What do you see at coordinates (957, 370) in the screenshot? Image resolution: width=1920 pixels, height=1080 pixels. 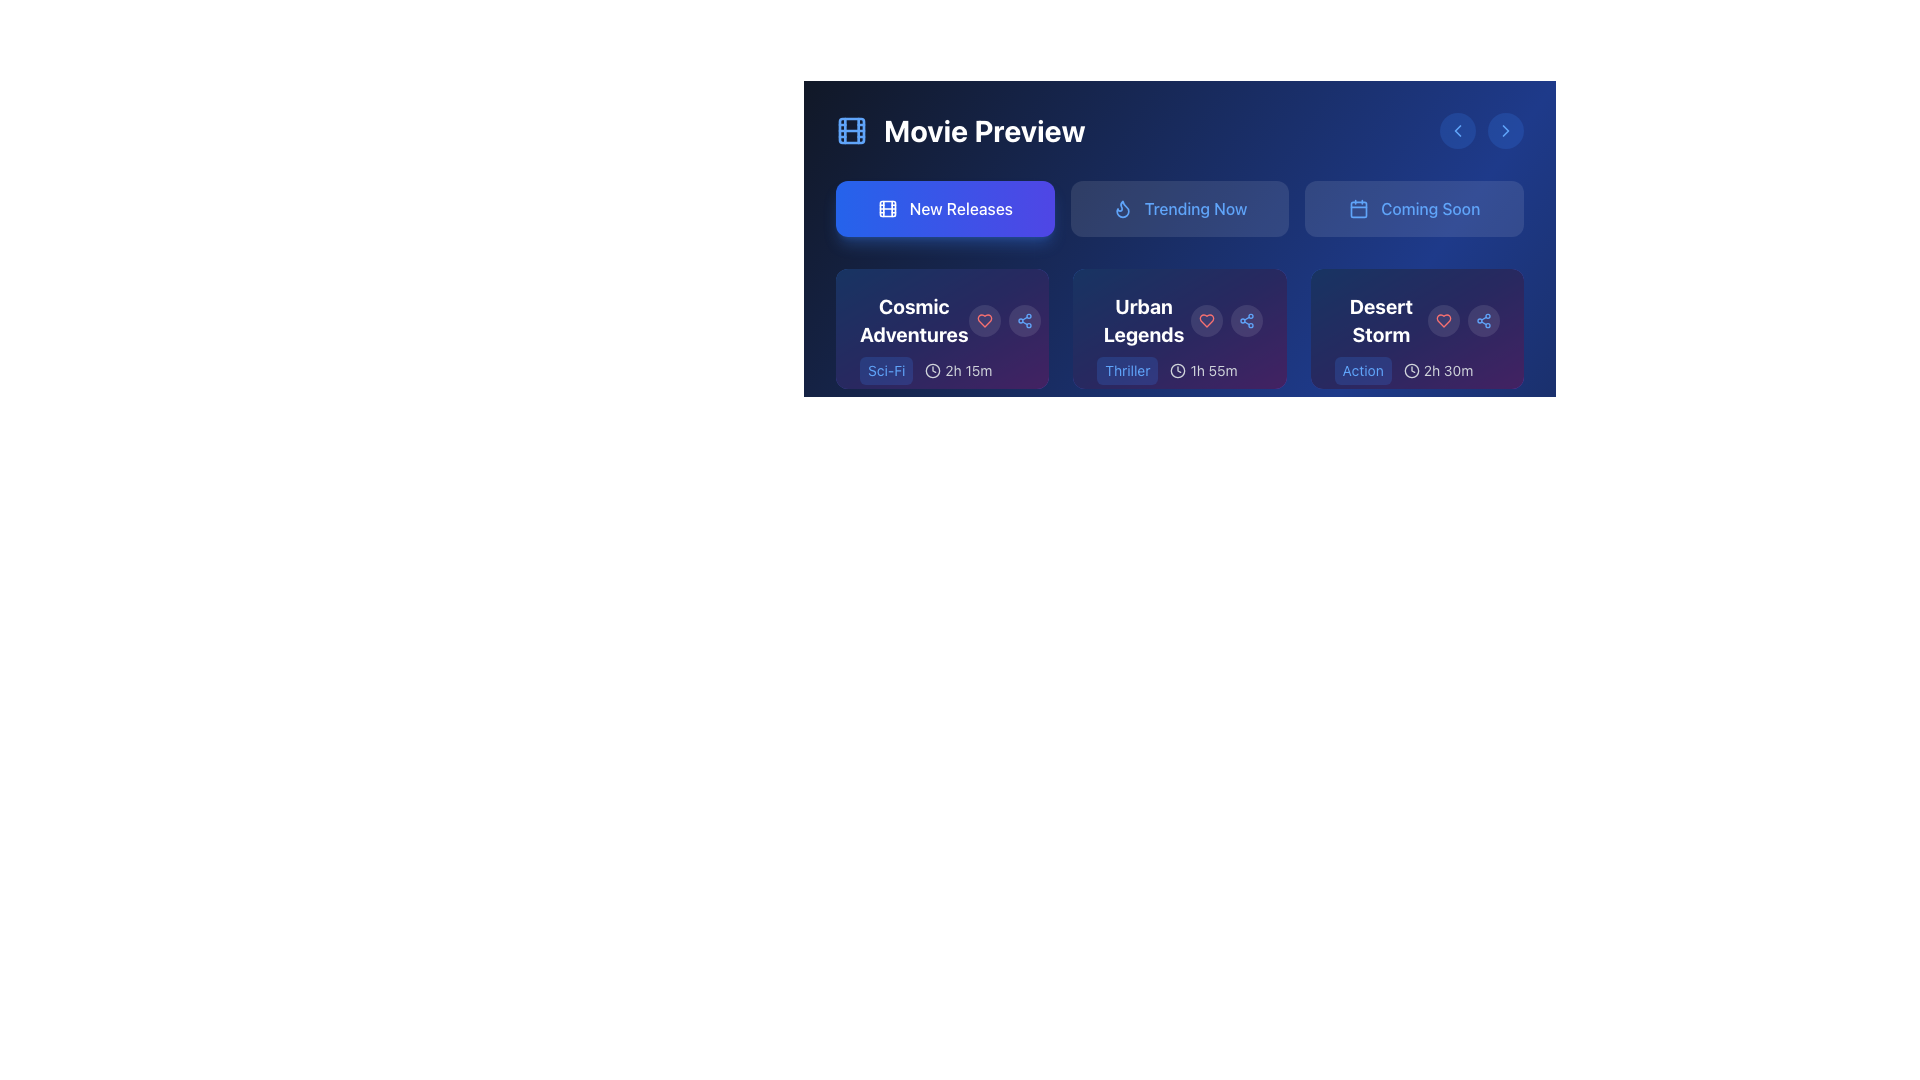 I see `displayed duration text '2h 15m' next to the clock icon in the middle card under 'New Releases' below 'Cosmic Adventures.'` at bounding box center [957, 370].